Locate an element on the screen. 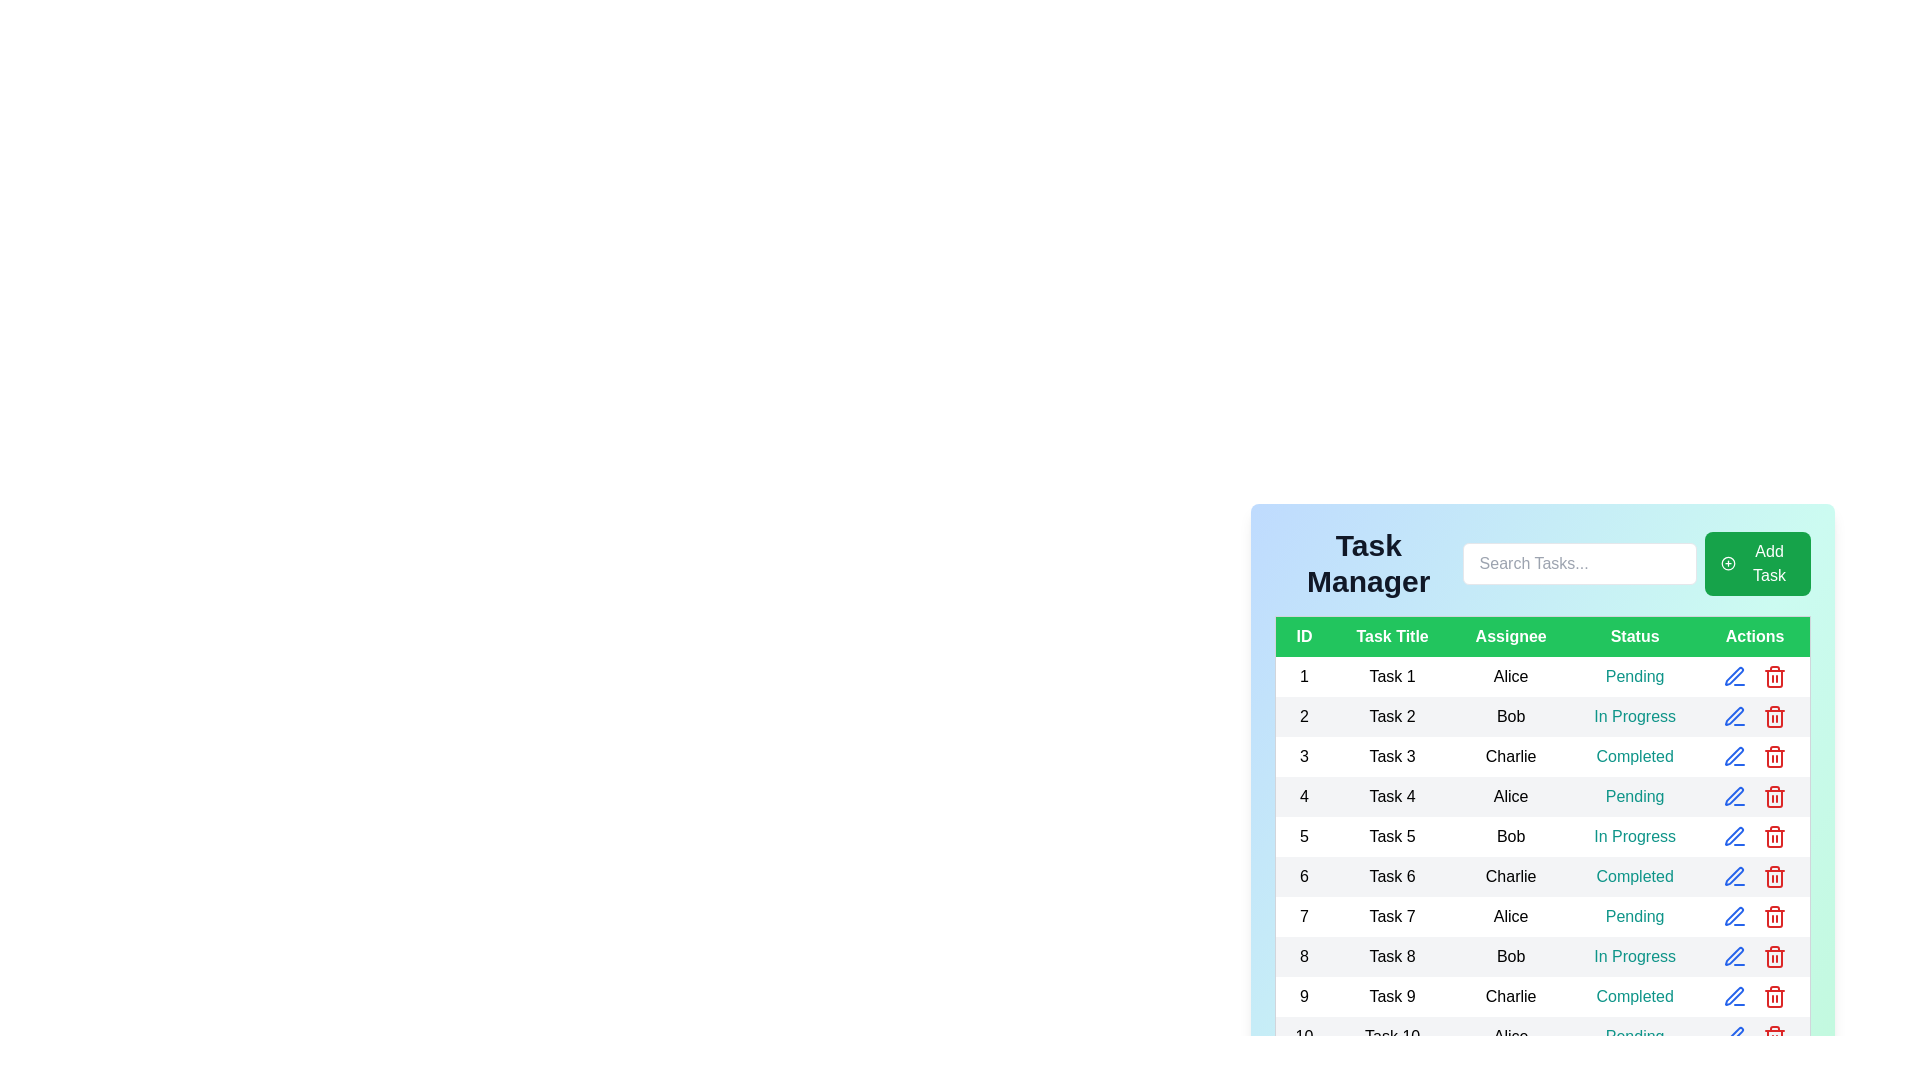 Image resolution: width=1920 pixels, height=1080 pixels. the 'Add Task' button to initiate adding a new task is located at coordinates (1756, 563).